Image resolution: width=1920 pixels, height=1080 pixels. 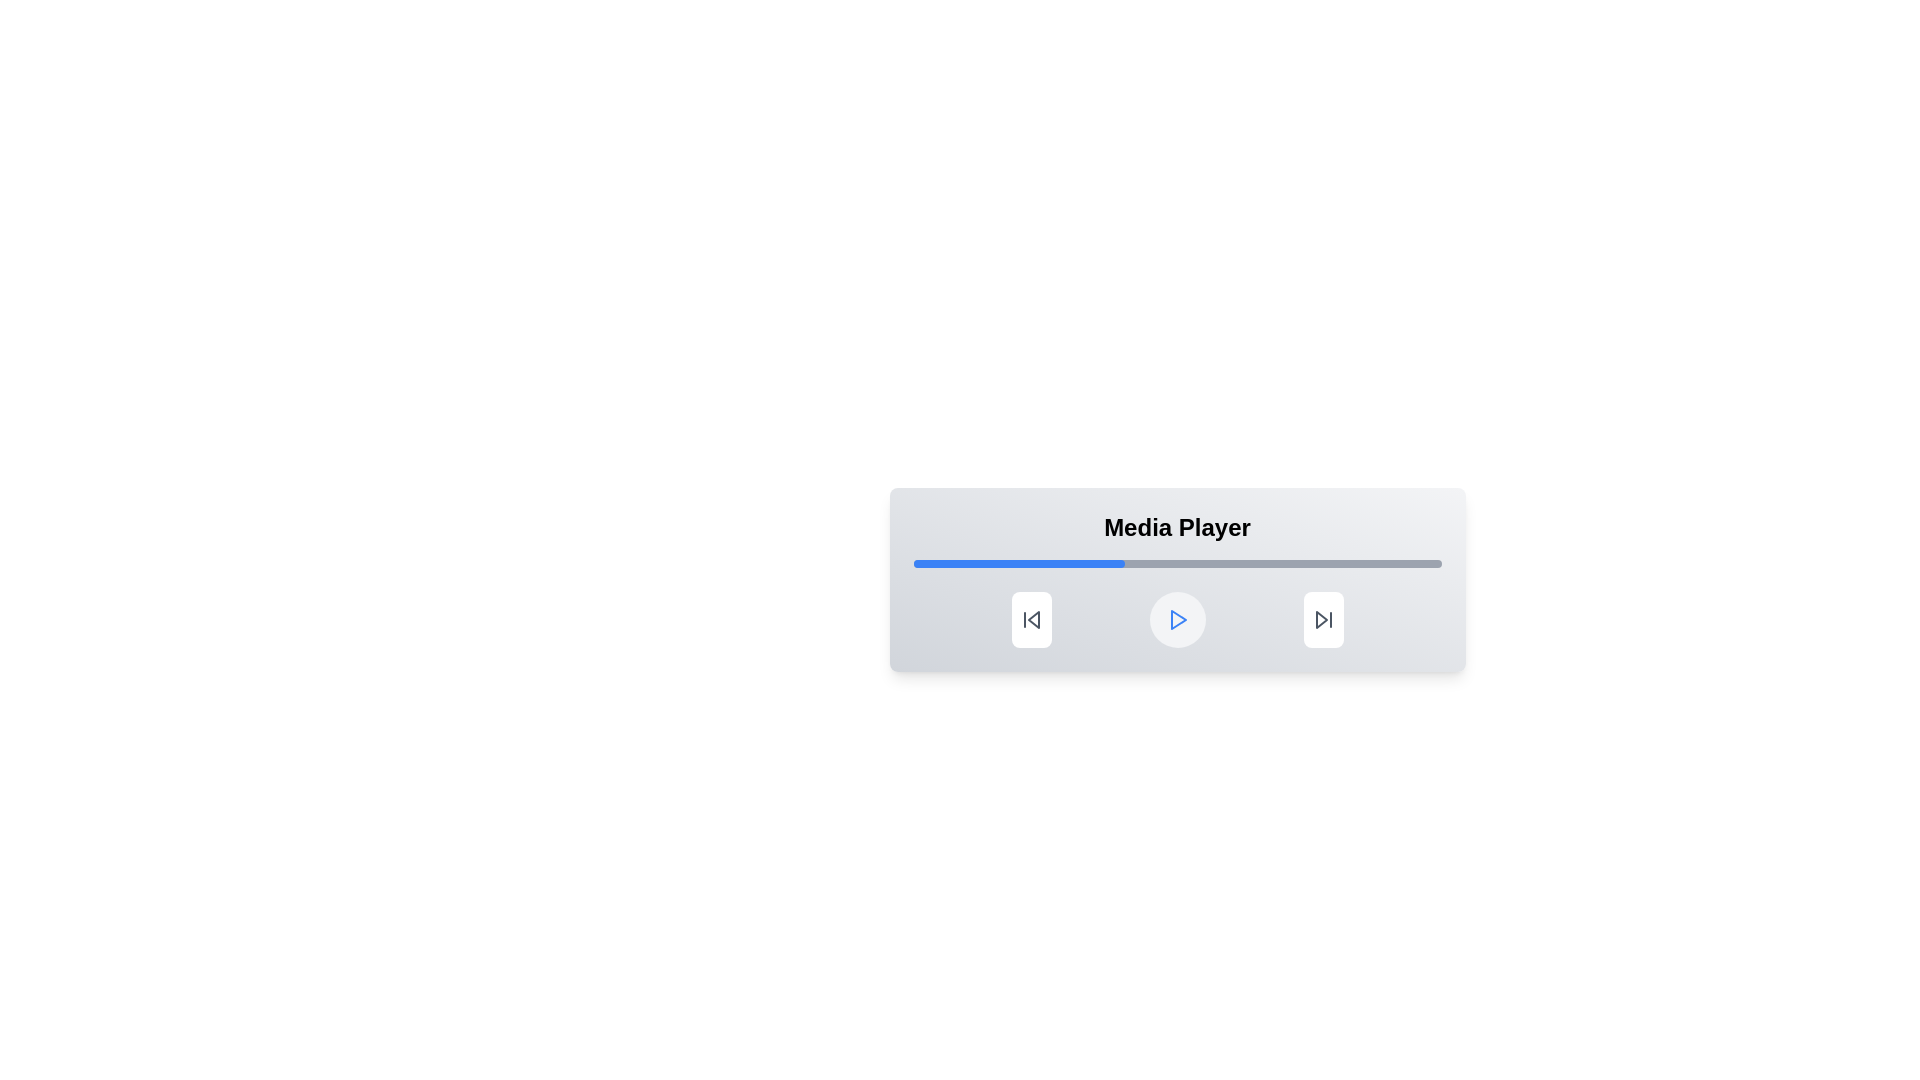 I want to click on the progress bar, so click(x=1198, y=563).